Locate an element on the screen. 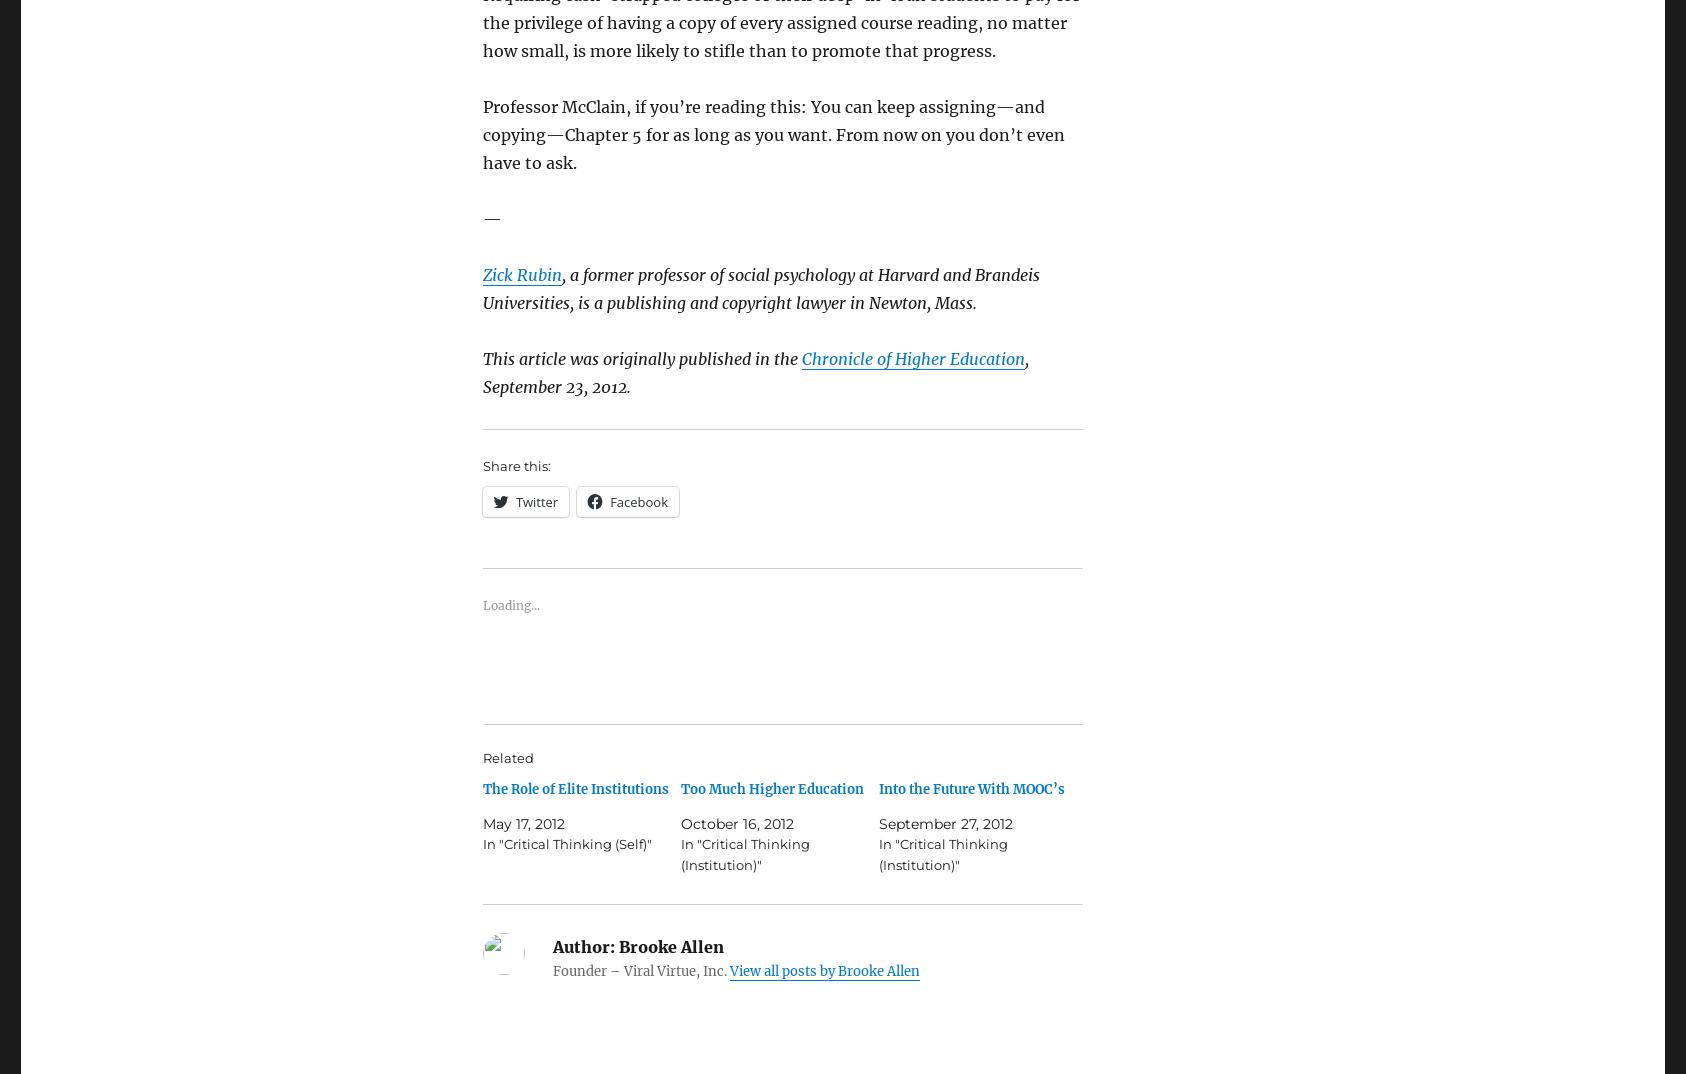 The width and height of the screenshot is (1686, 1074). 'Related' is located at coordinates (508, 755).